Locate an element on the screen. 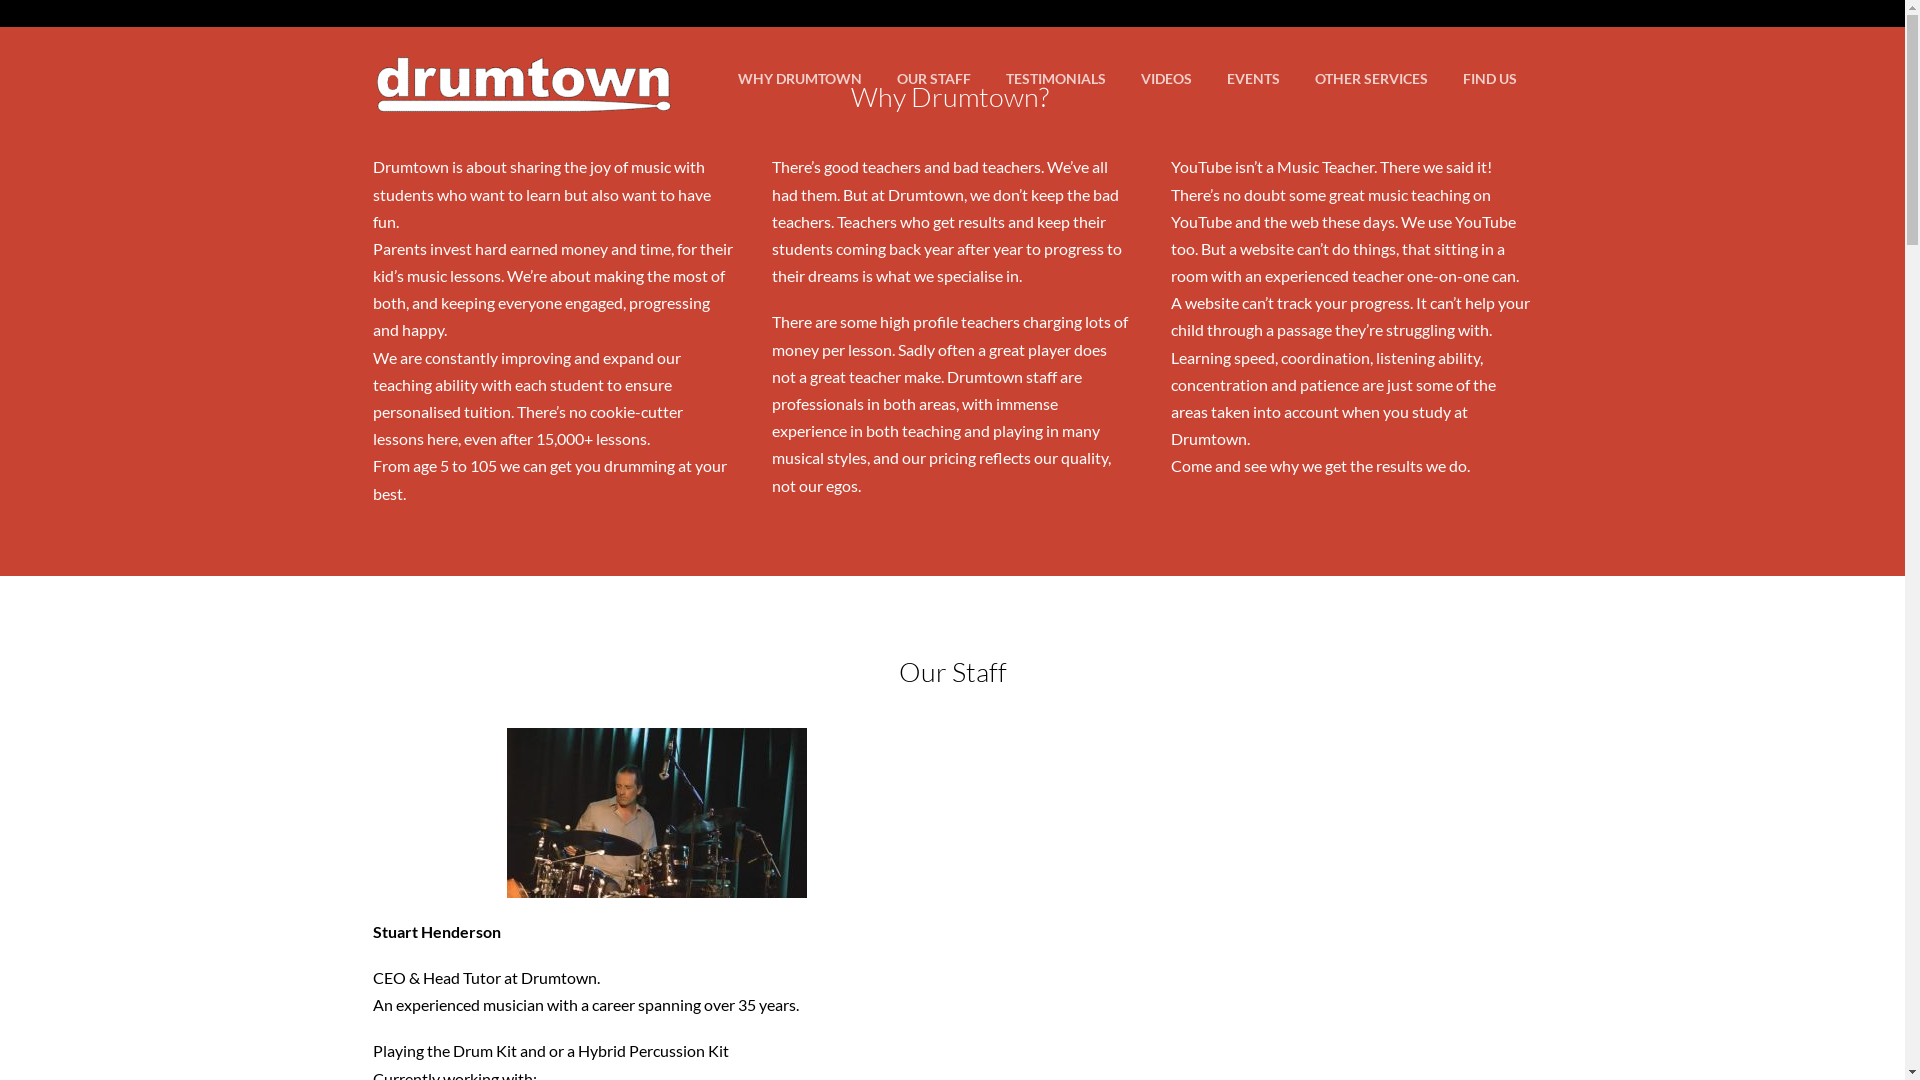 This screenshot has width=1920, height=1080. 'EVENTS' is located at coordinates (1208, 78).